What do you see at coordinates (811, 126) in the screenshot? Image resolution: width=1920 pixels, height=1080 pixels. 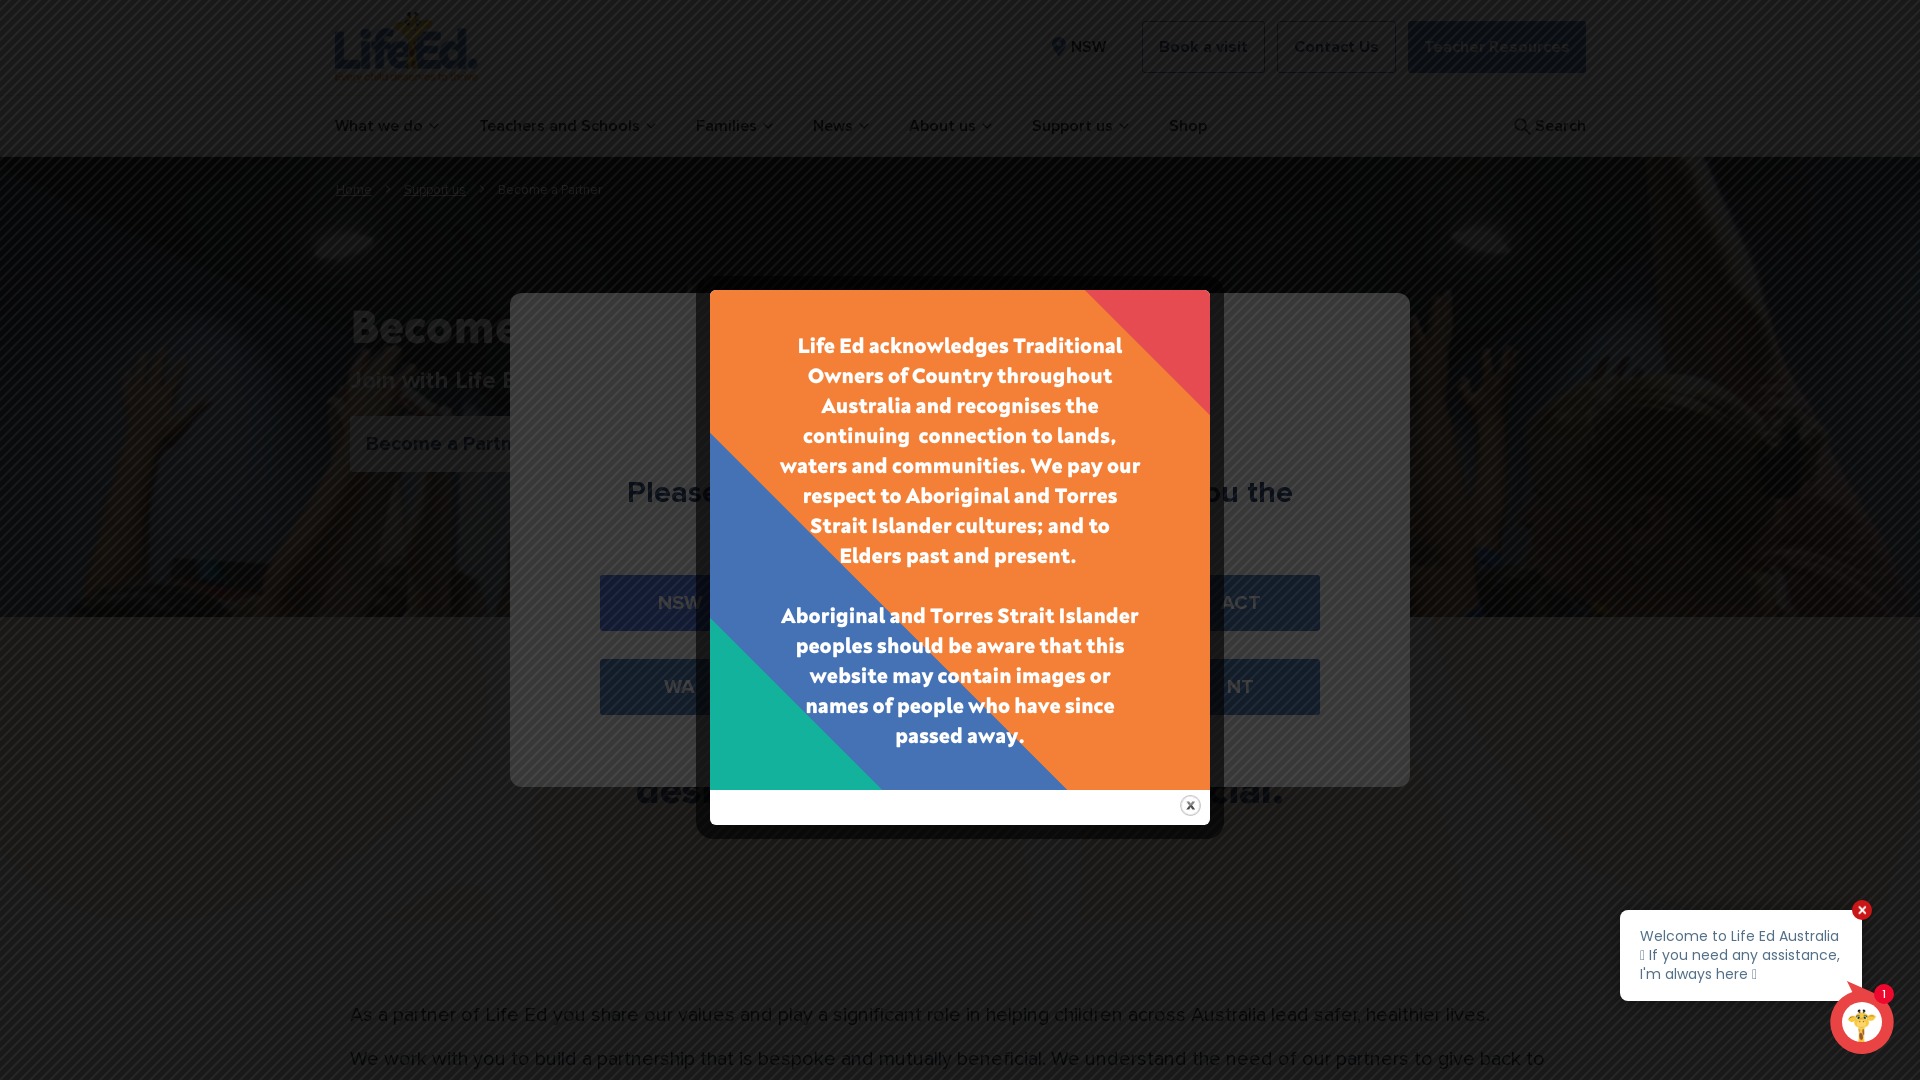 I see `'News'` at bounding box center [811, 126].